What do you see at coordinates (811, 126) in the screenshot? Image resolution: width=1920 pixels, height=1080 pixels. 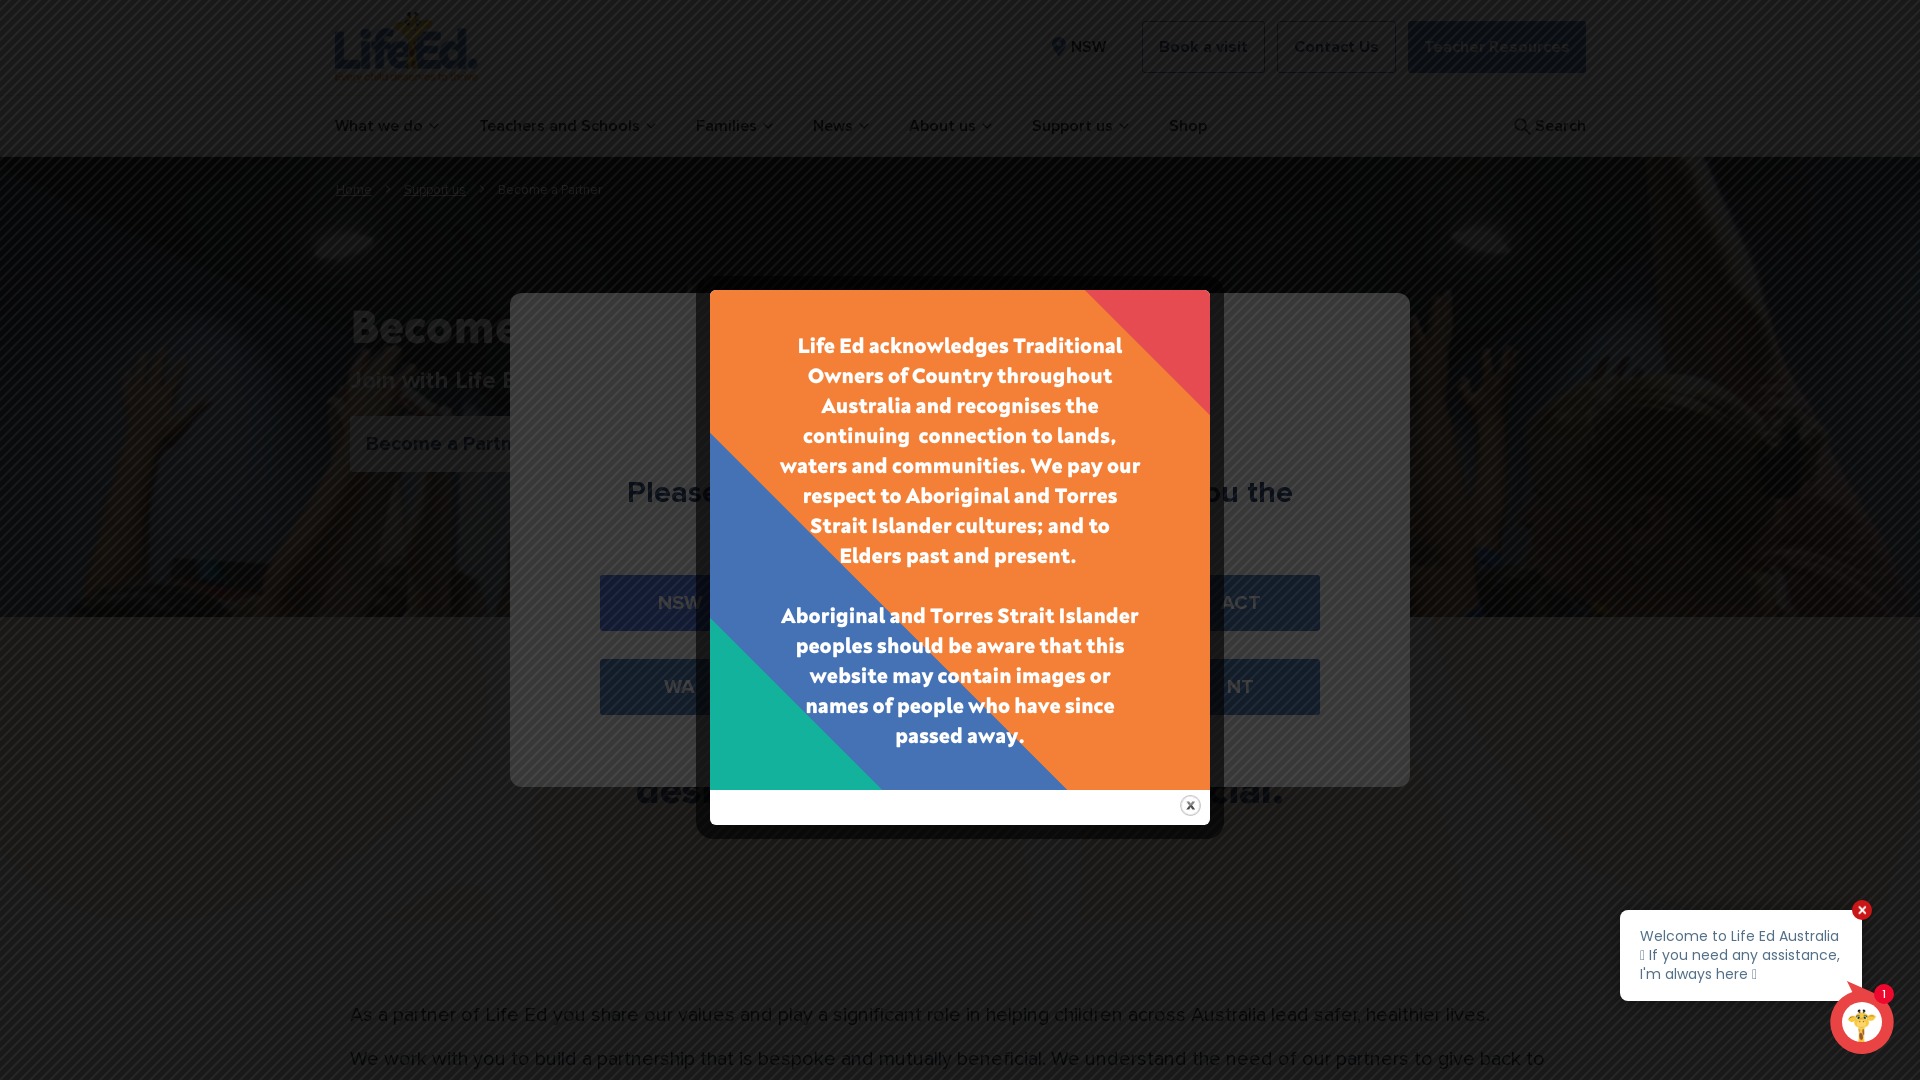 I see `'News'` at bounding box center [811, 126].